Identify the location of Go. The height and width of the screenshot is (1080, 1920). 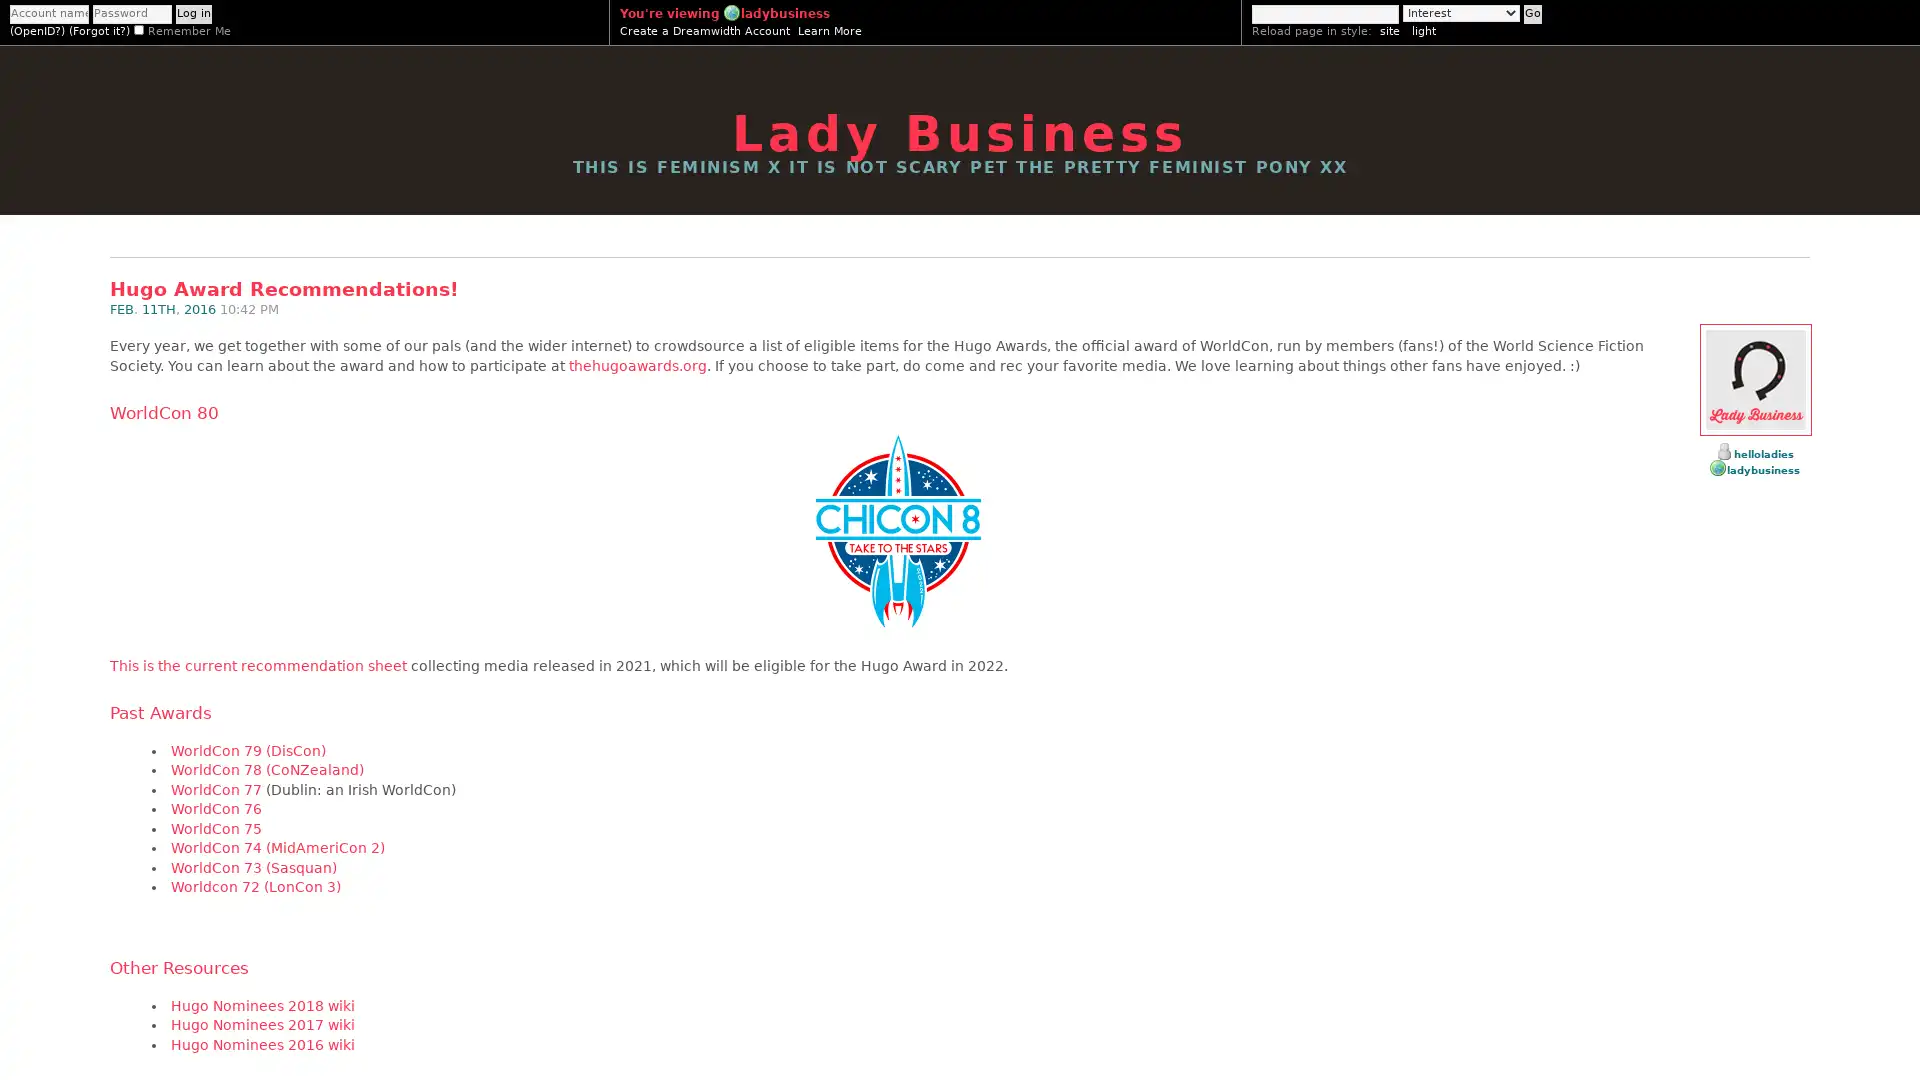
(1530, 14).